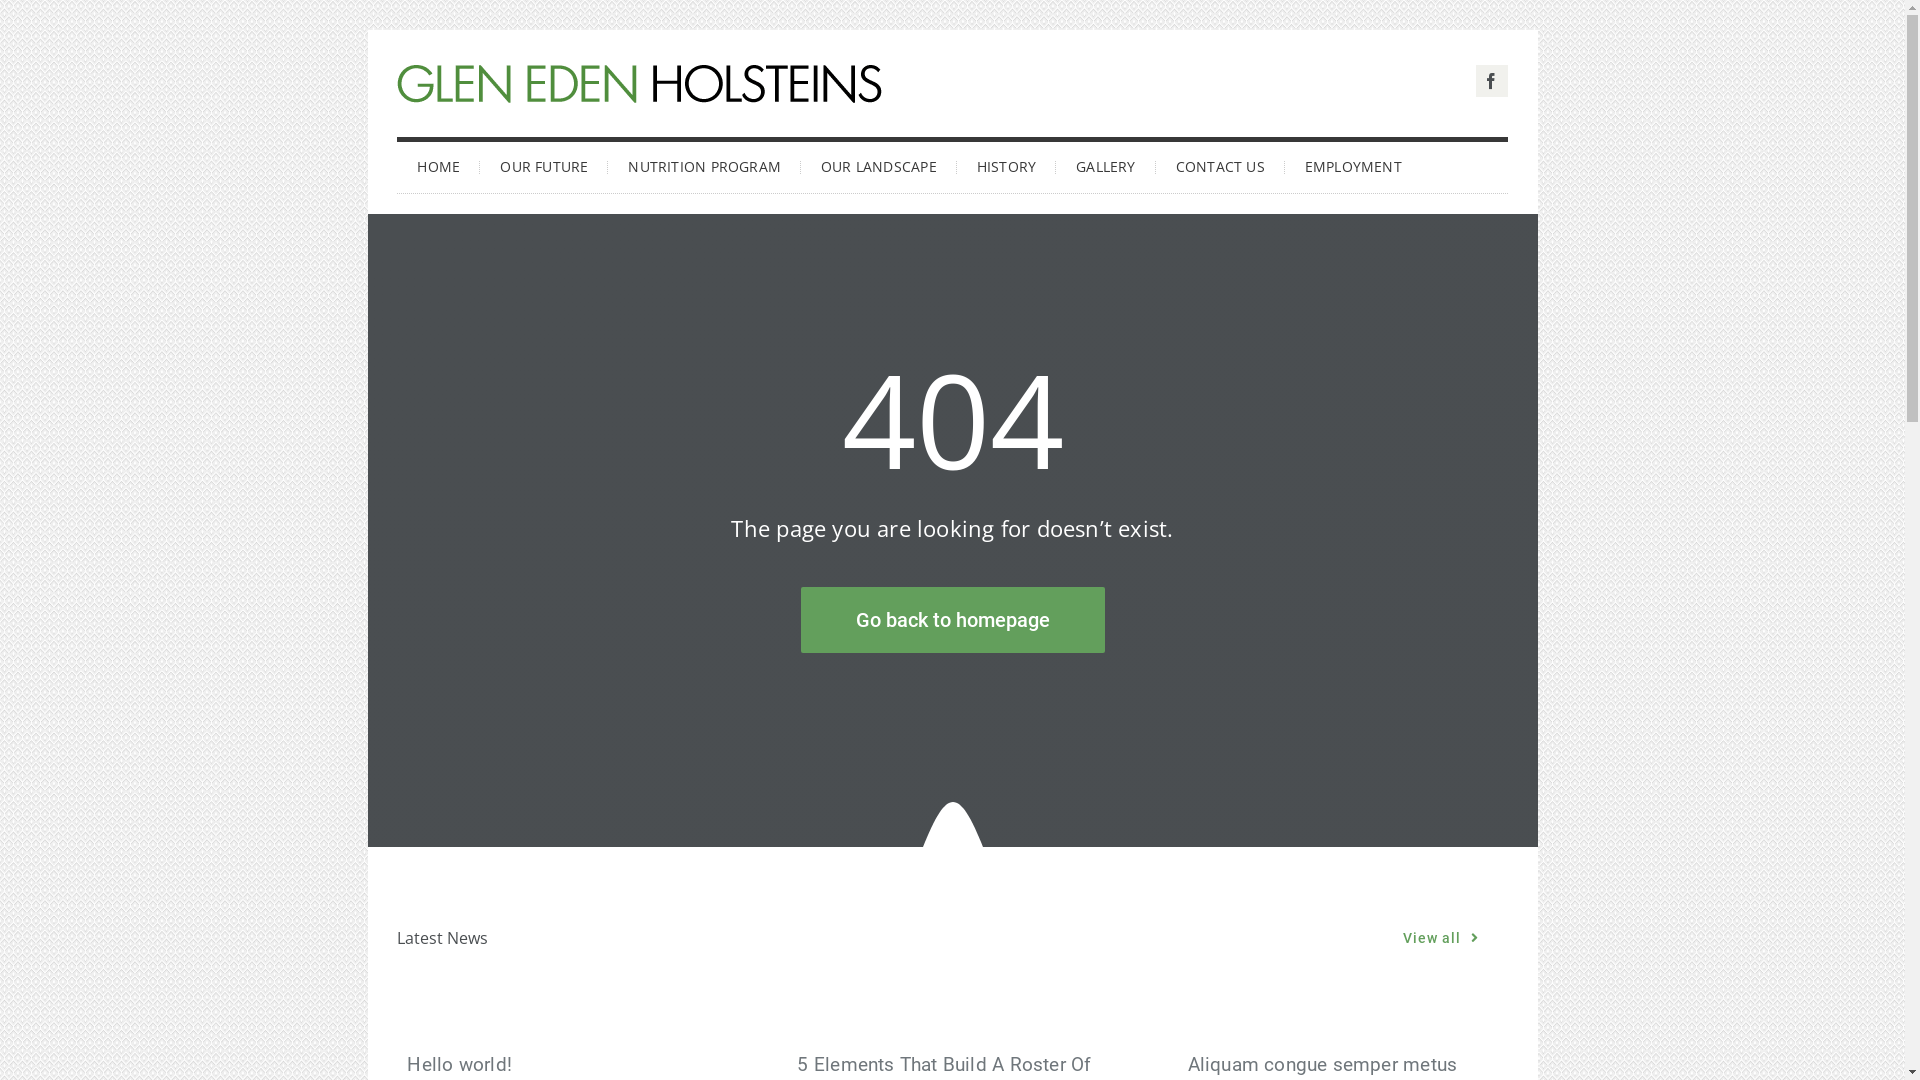  I want to click on 'Aliquam congue semper metus', so click(1323, 1063).